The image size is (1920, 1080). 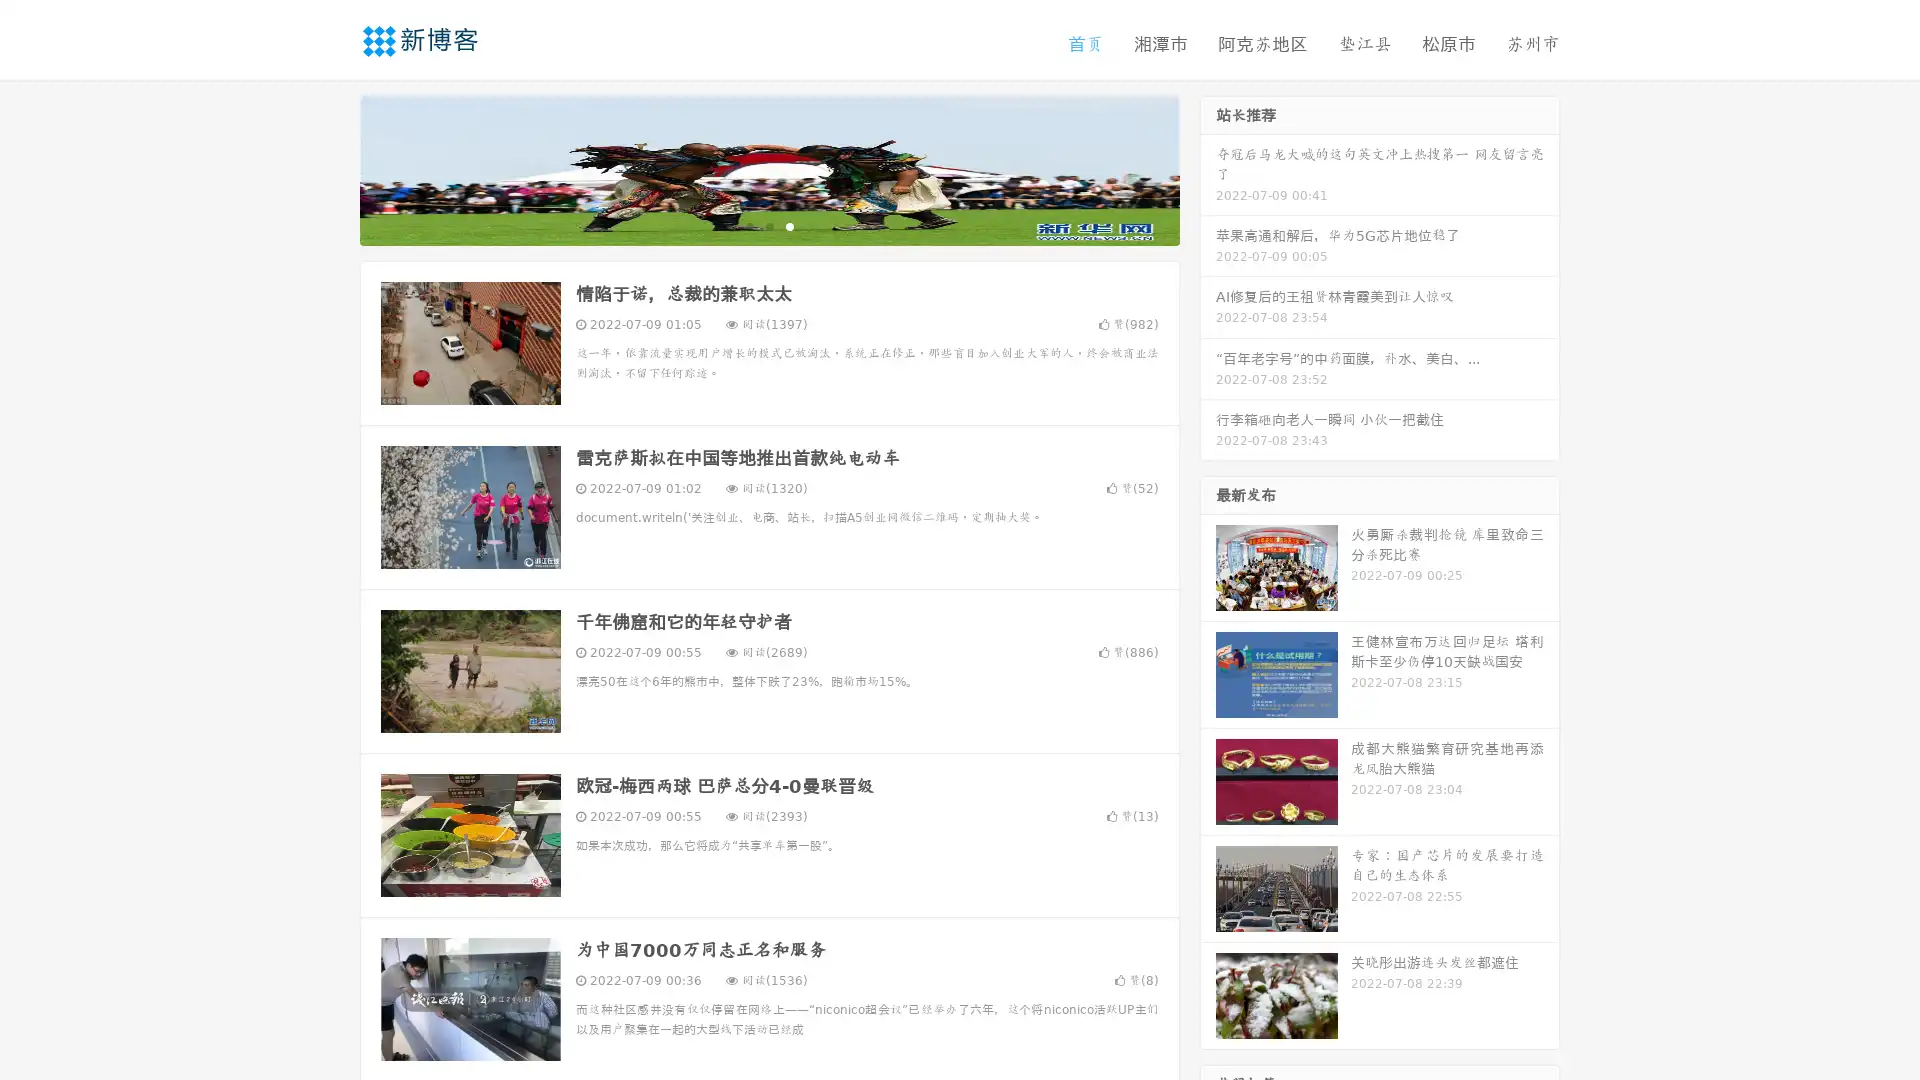 I want to click on Go to slide 1, so click(x=748, y=225).